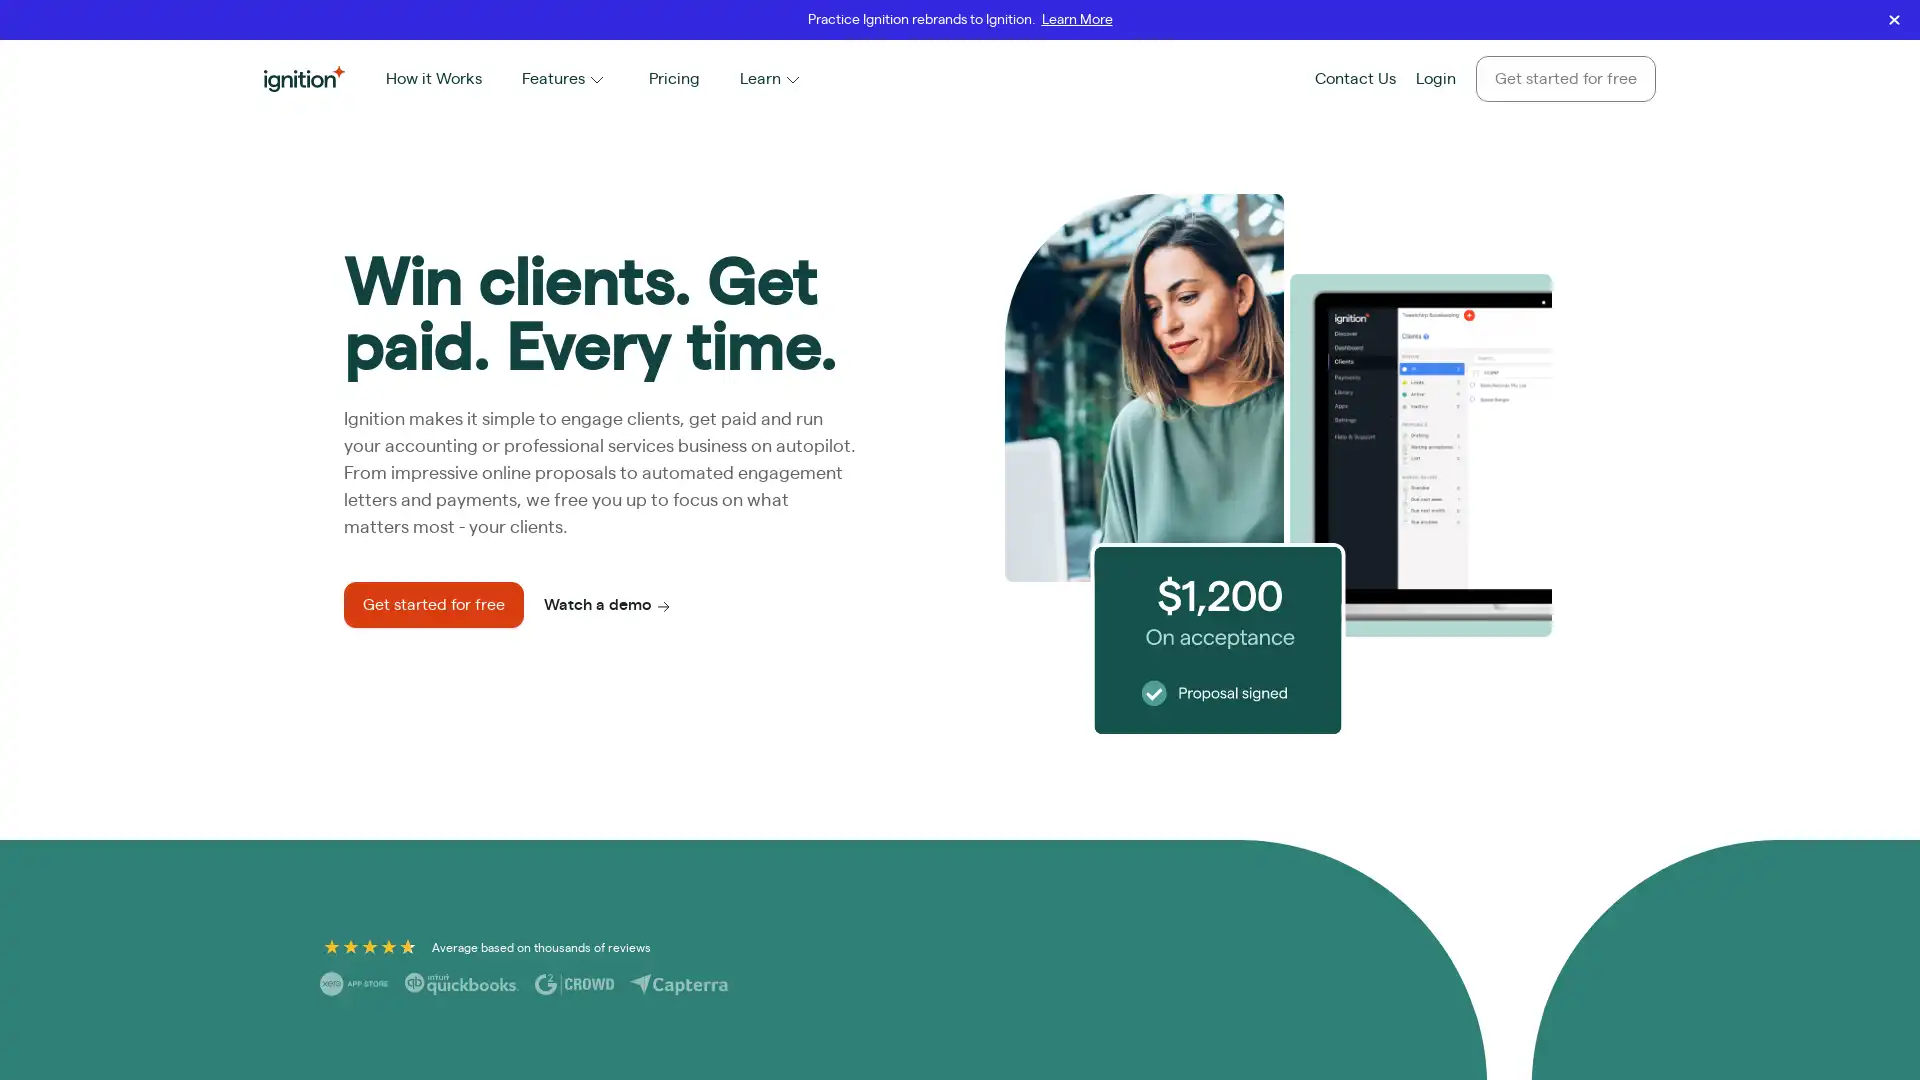  I want to click on Features, so click(564, 77).